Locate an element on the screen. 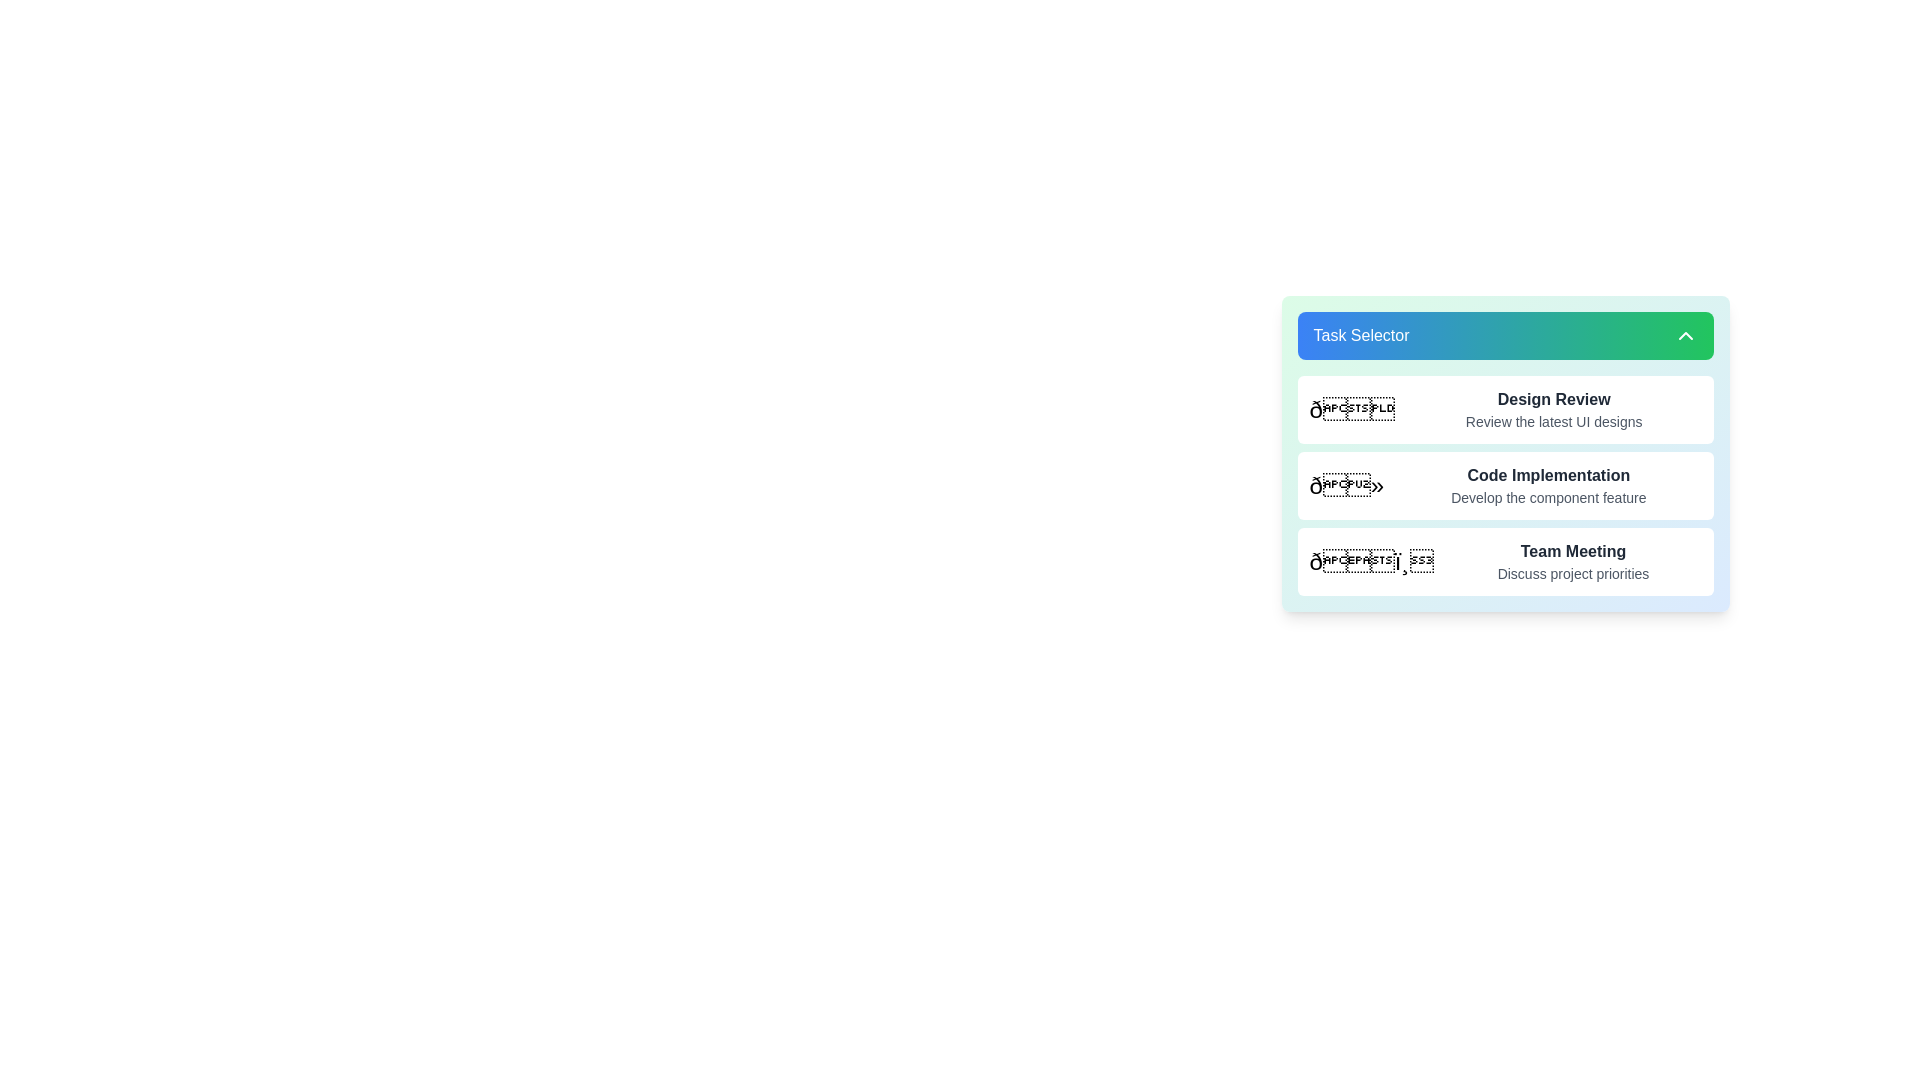  the icon representing 'Code Implementation' to trigger interaction or display a tooltip is located at coordinates (1346, 486).